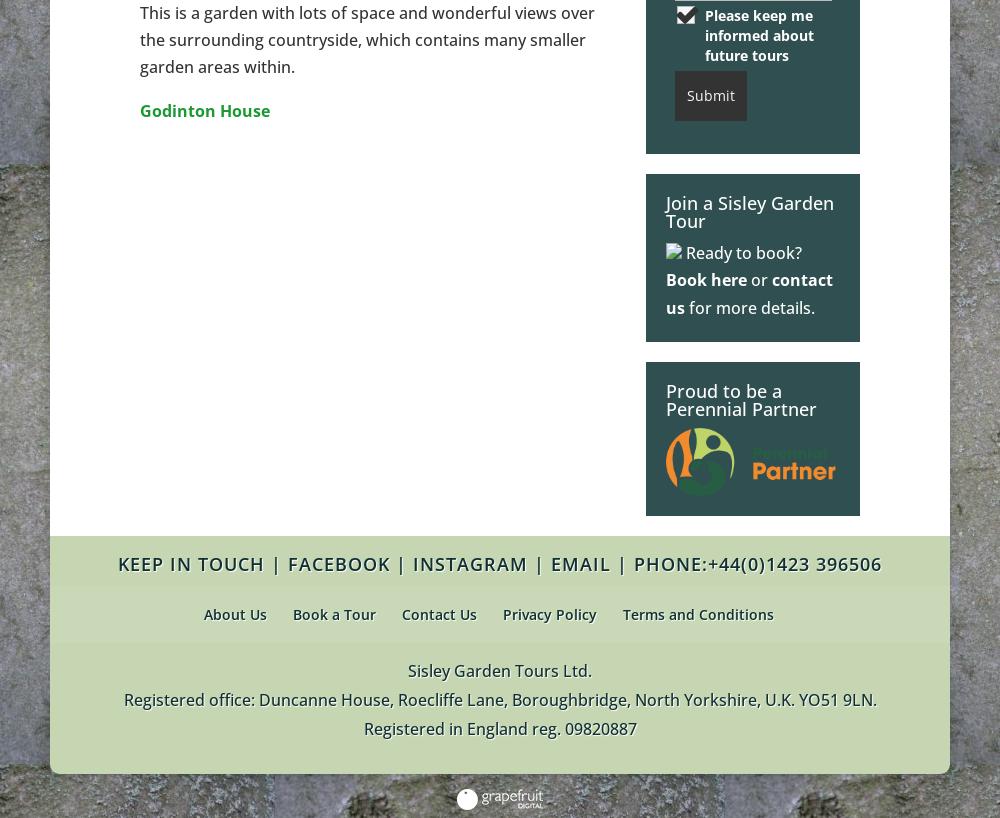  I want to click on 'Book here', so click(705, 279).